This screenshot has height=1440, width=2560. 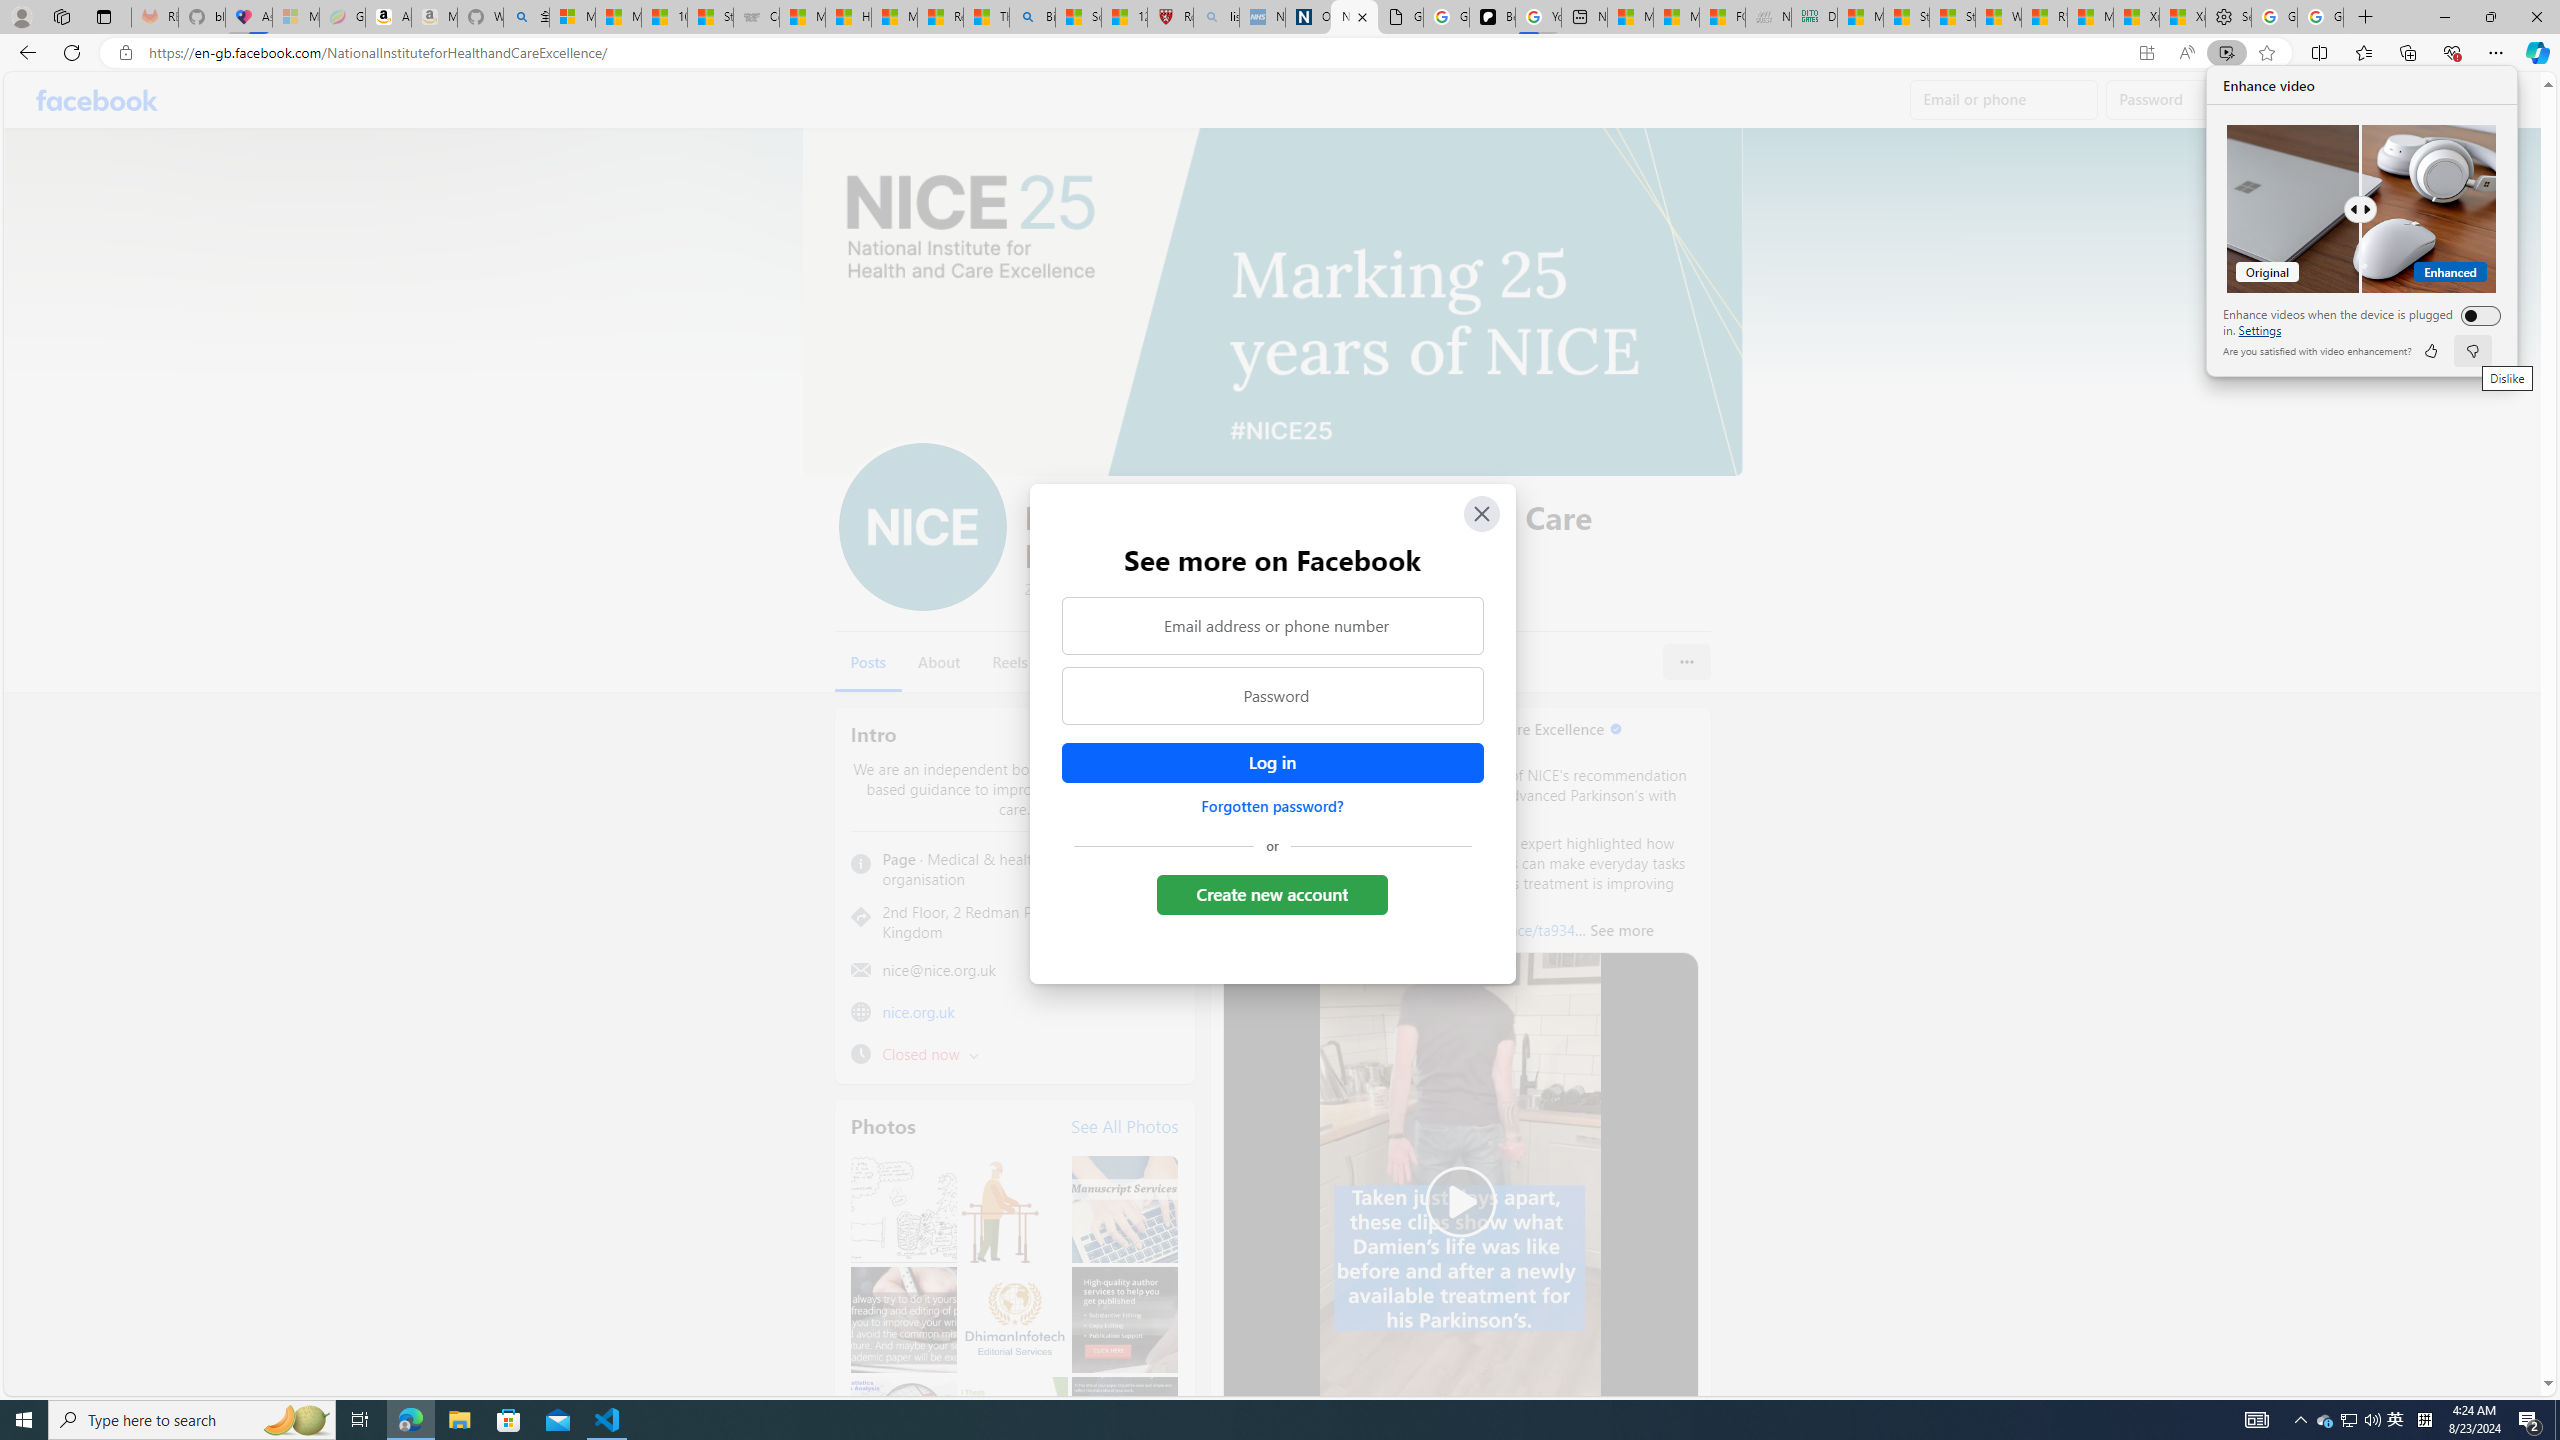 I want to click on 'Comparision', so click(x=2360, y=207).